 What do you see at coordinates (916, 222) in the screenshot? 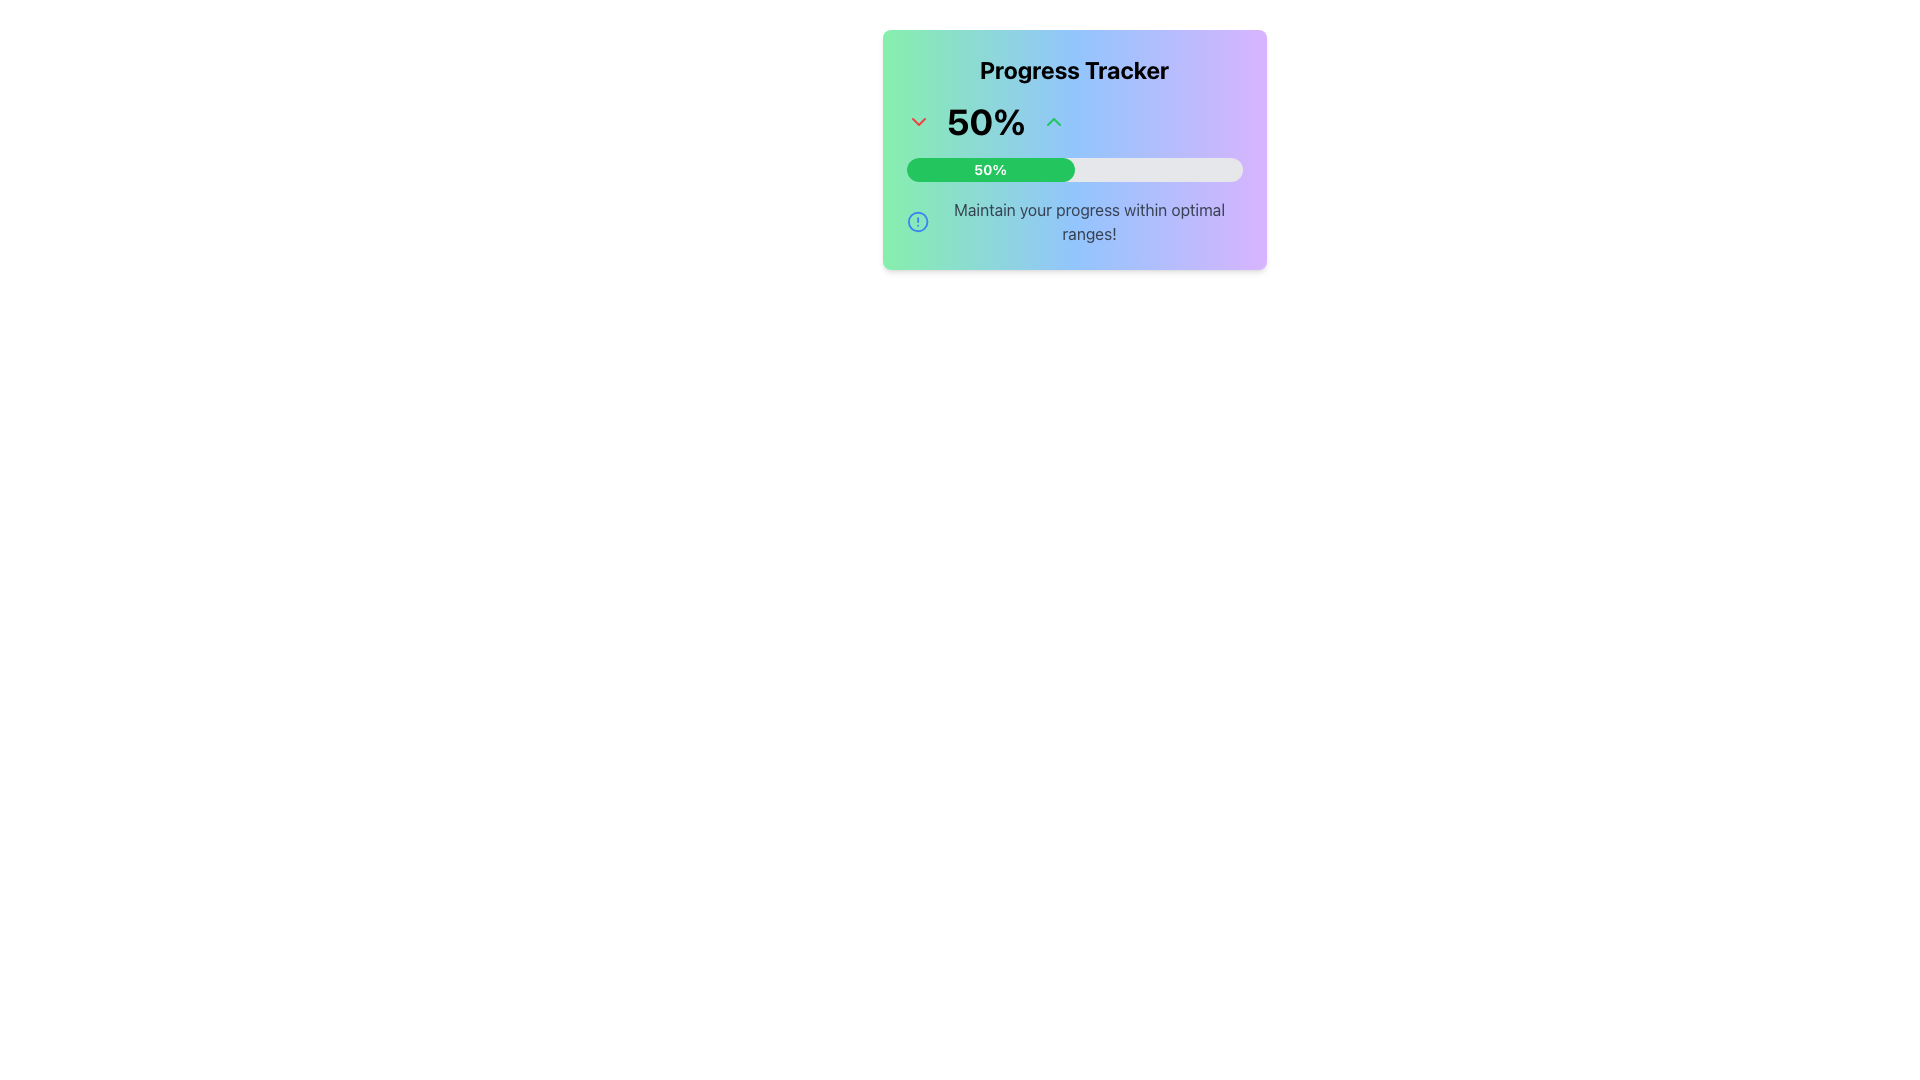
I see `the icon located in the bottom left corner of the text 'Maintain your progress within optimal ranges!', which serves as a visual indicator for the message` at bounding box center [916, 222].